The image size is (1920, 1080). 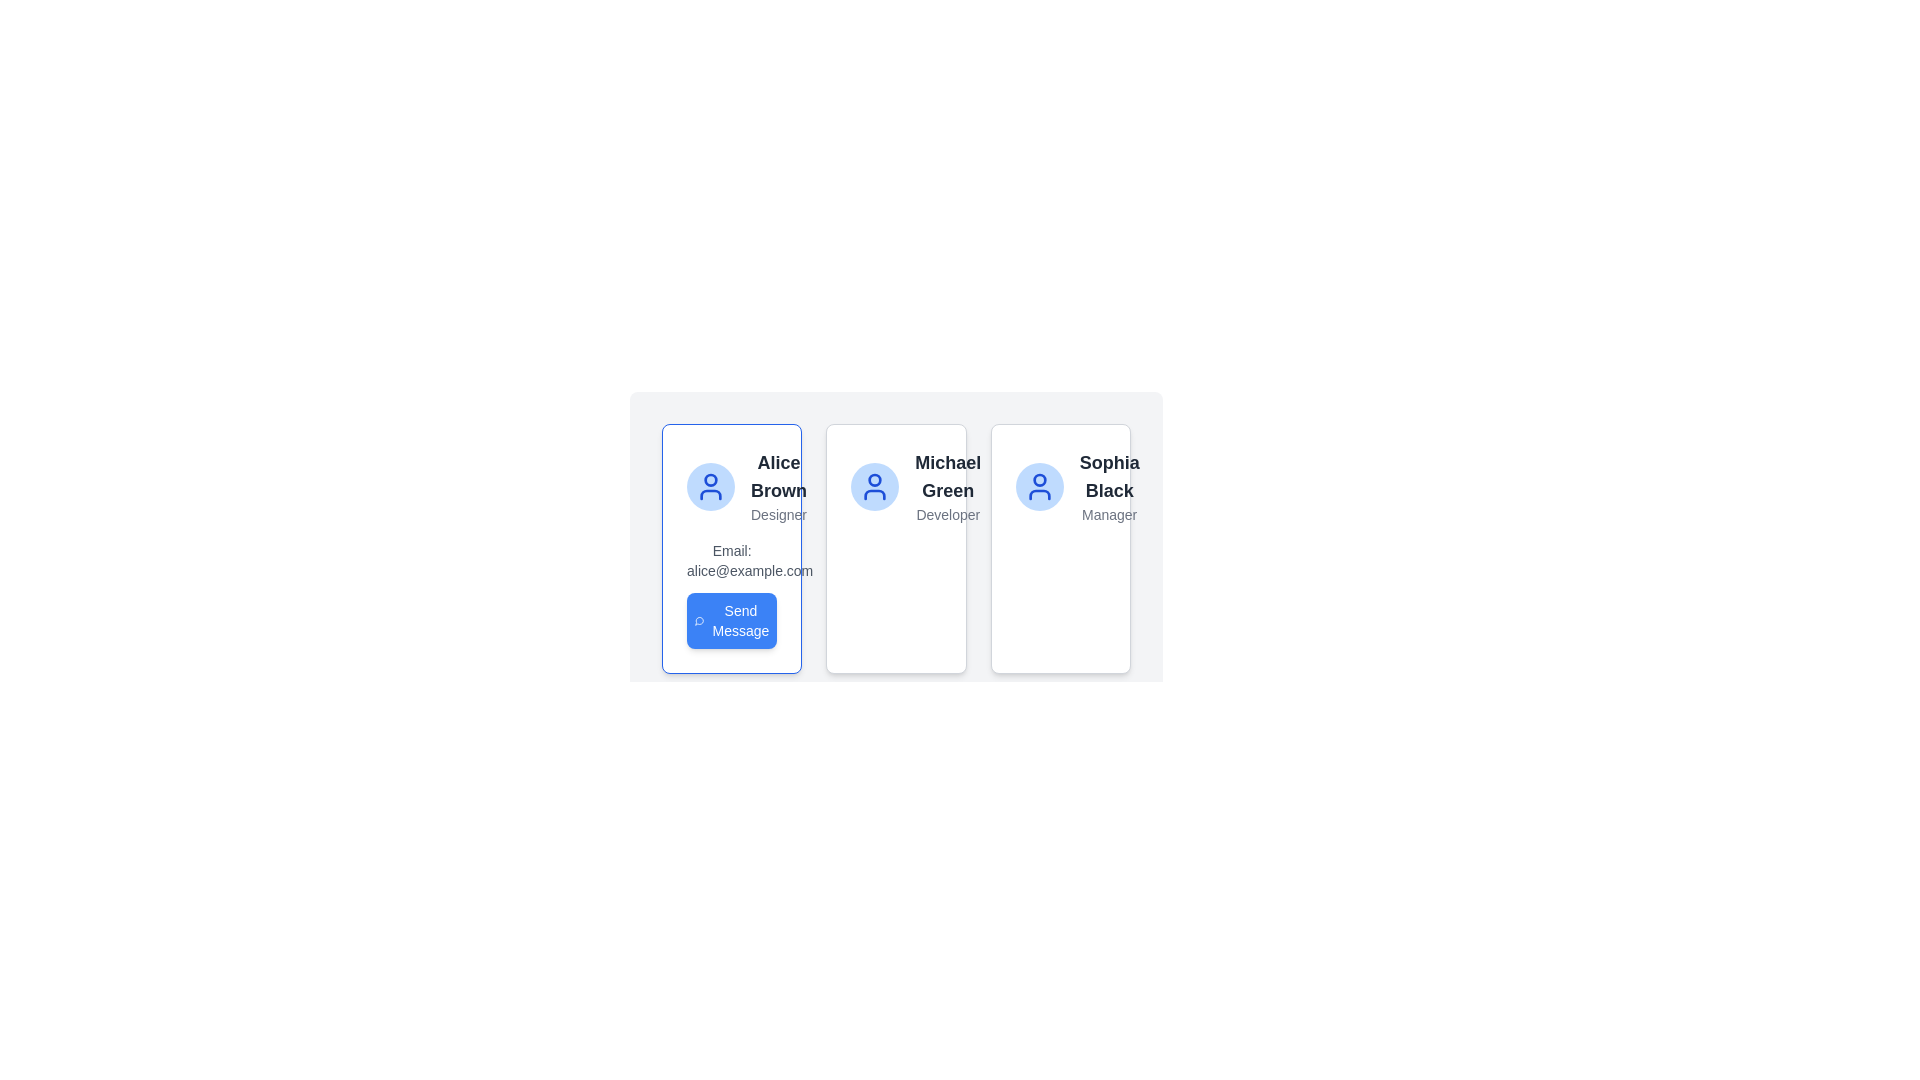 I want to click on the Text Label displaying the name and job title of a user or team member in the top section of the leftmost card, so click(x=777, y=486).